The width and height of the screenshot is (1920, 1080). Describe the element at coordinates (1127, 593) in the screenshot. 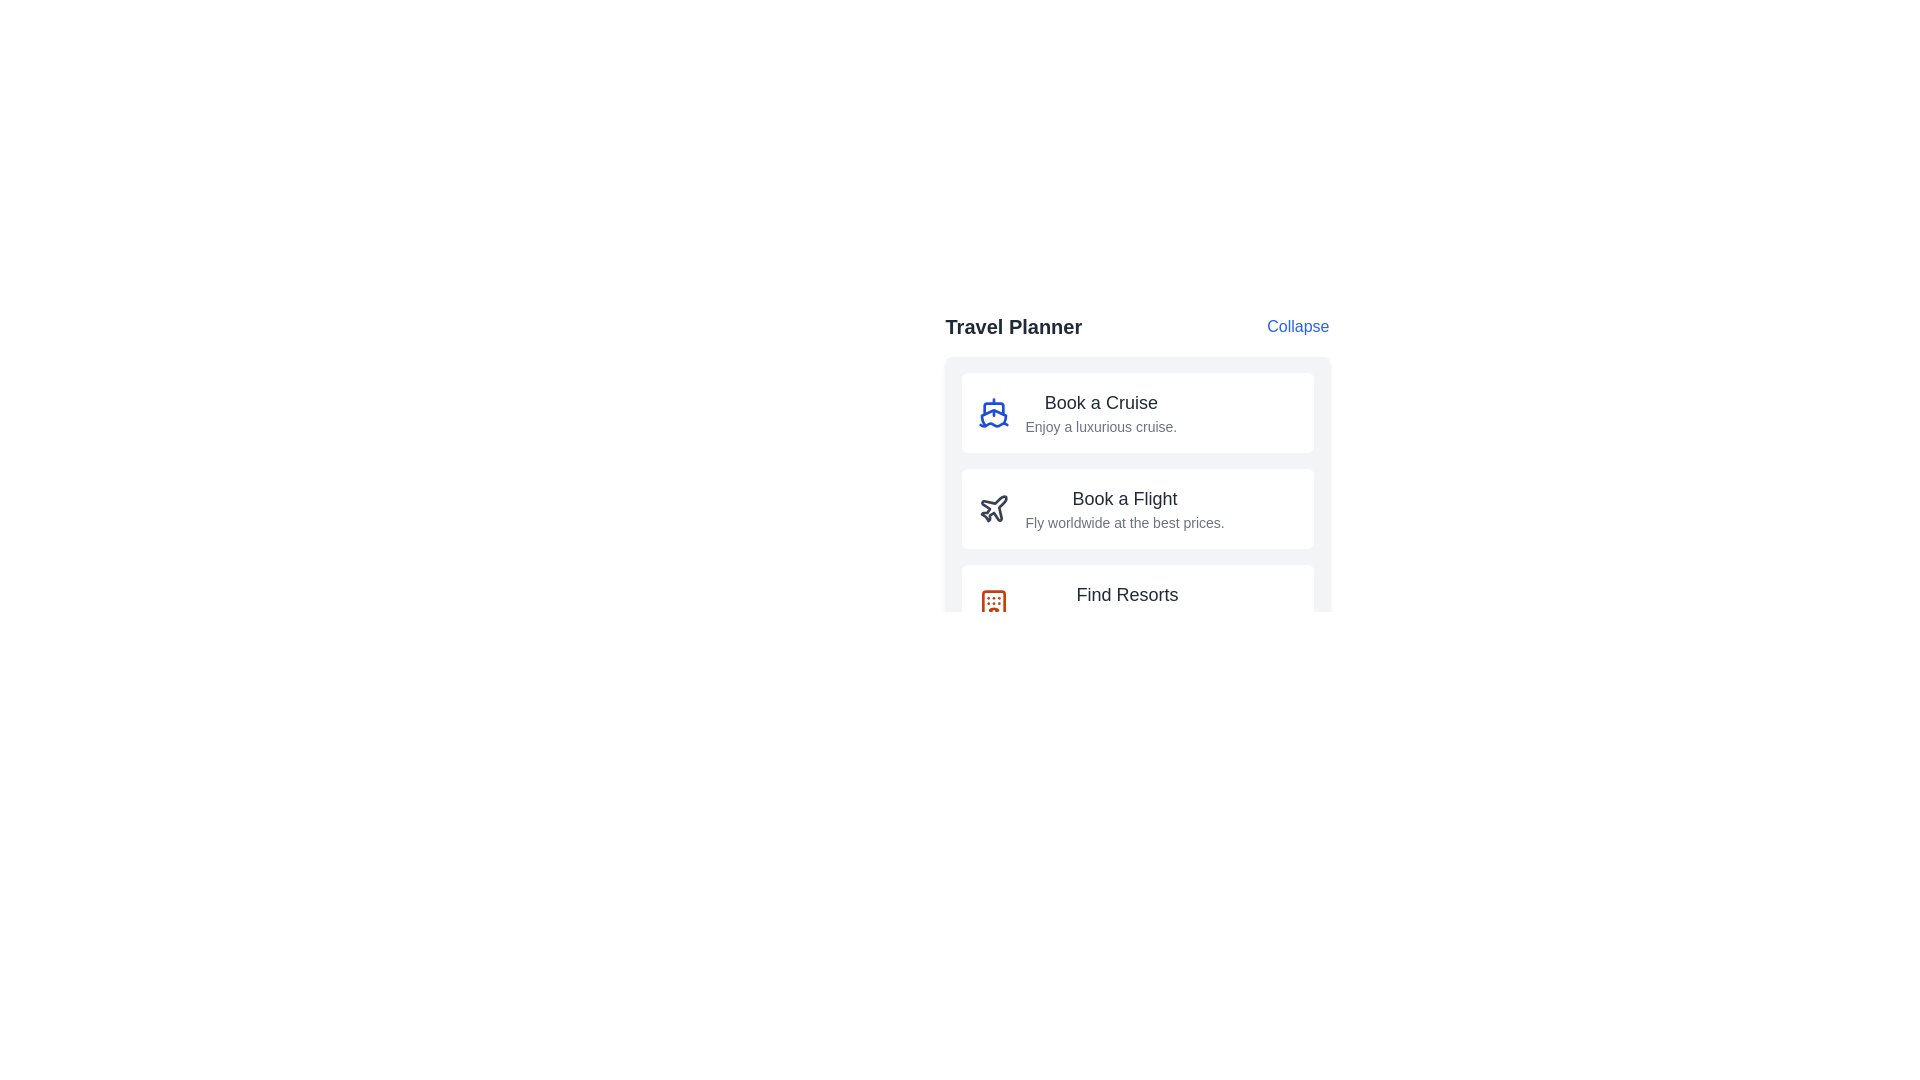

I see `the 'Find Resorts' text label element, which is the primary heading in bold dark gray font, centrally aligned above the descriptive text` at that location.